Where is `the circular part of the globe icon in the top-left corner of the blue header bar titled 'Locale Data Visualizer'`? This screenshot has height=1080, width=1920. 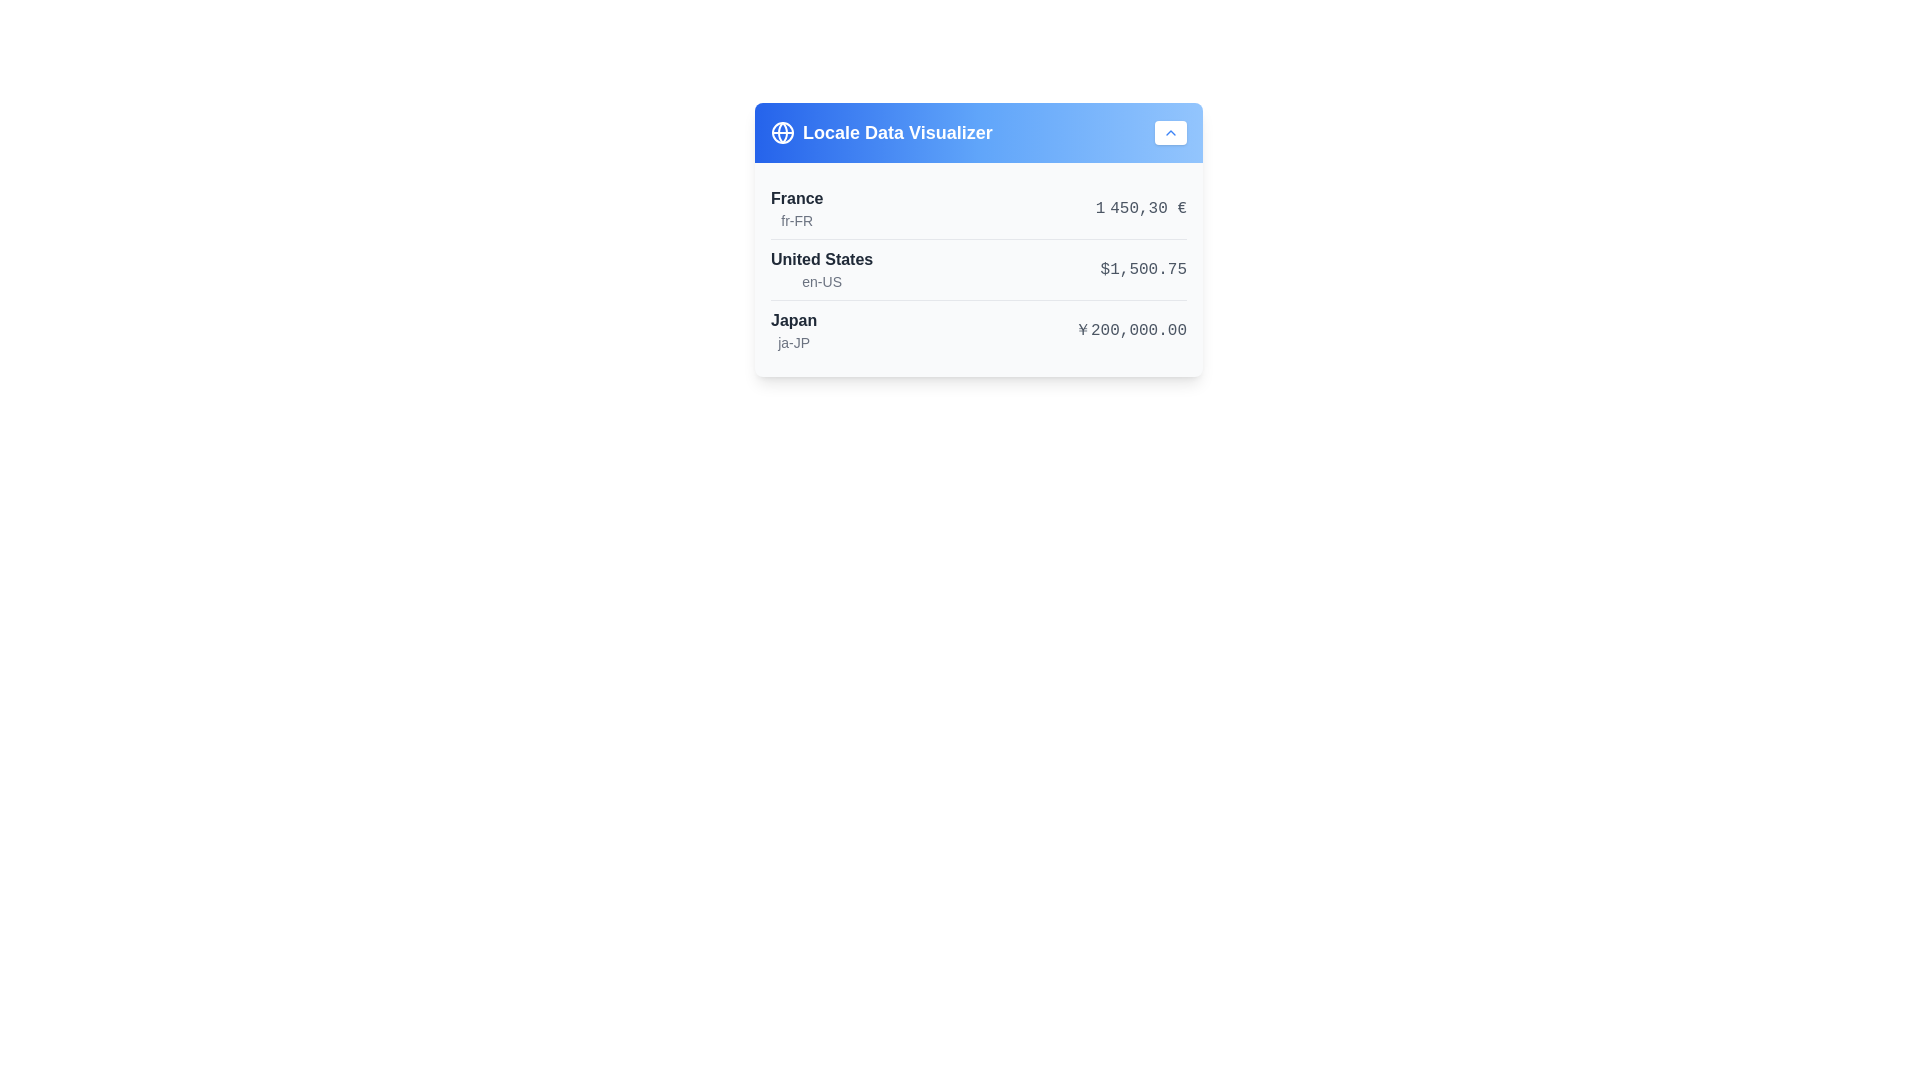 the circular part of the globe icon in the top-left corner of the blue header bar titled 'Locale Data Visualizer' is located at coordinates (781, 132).